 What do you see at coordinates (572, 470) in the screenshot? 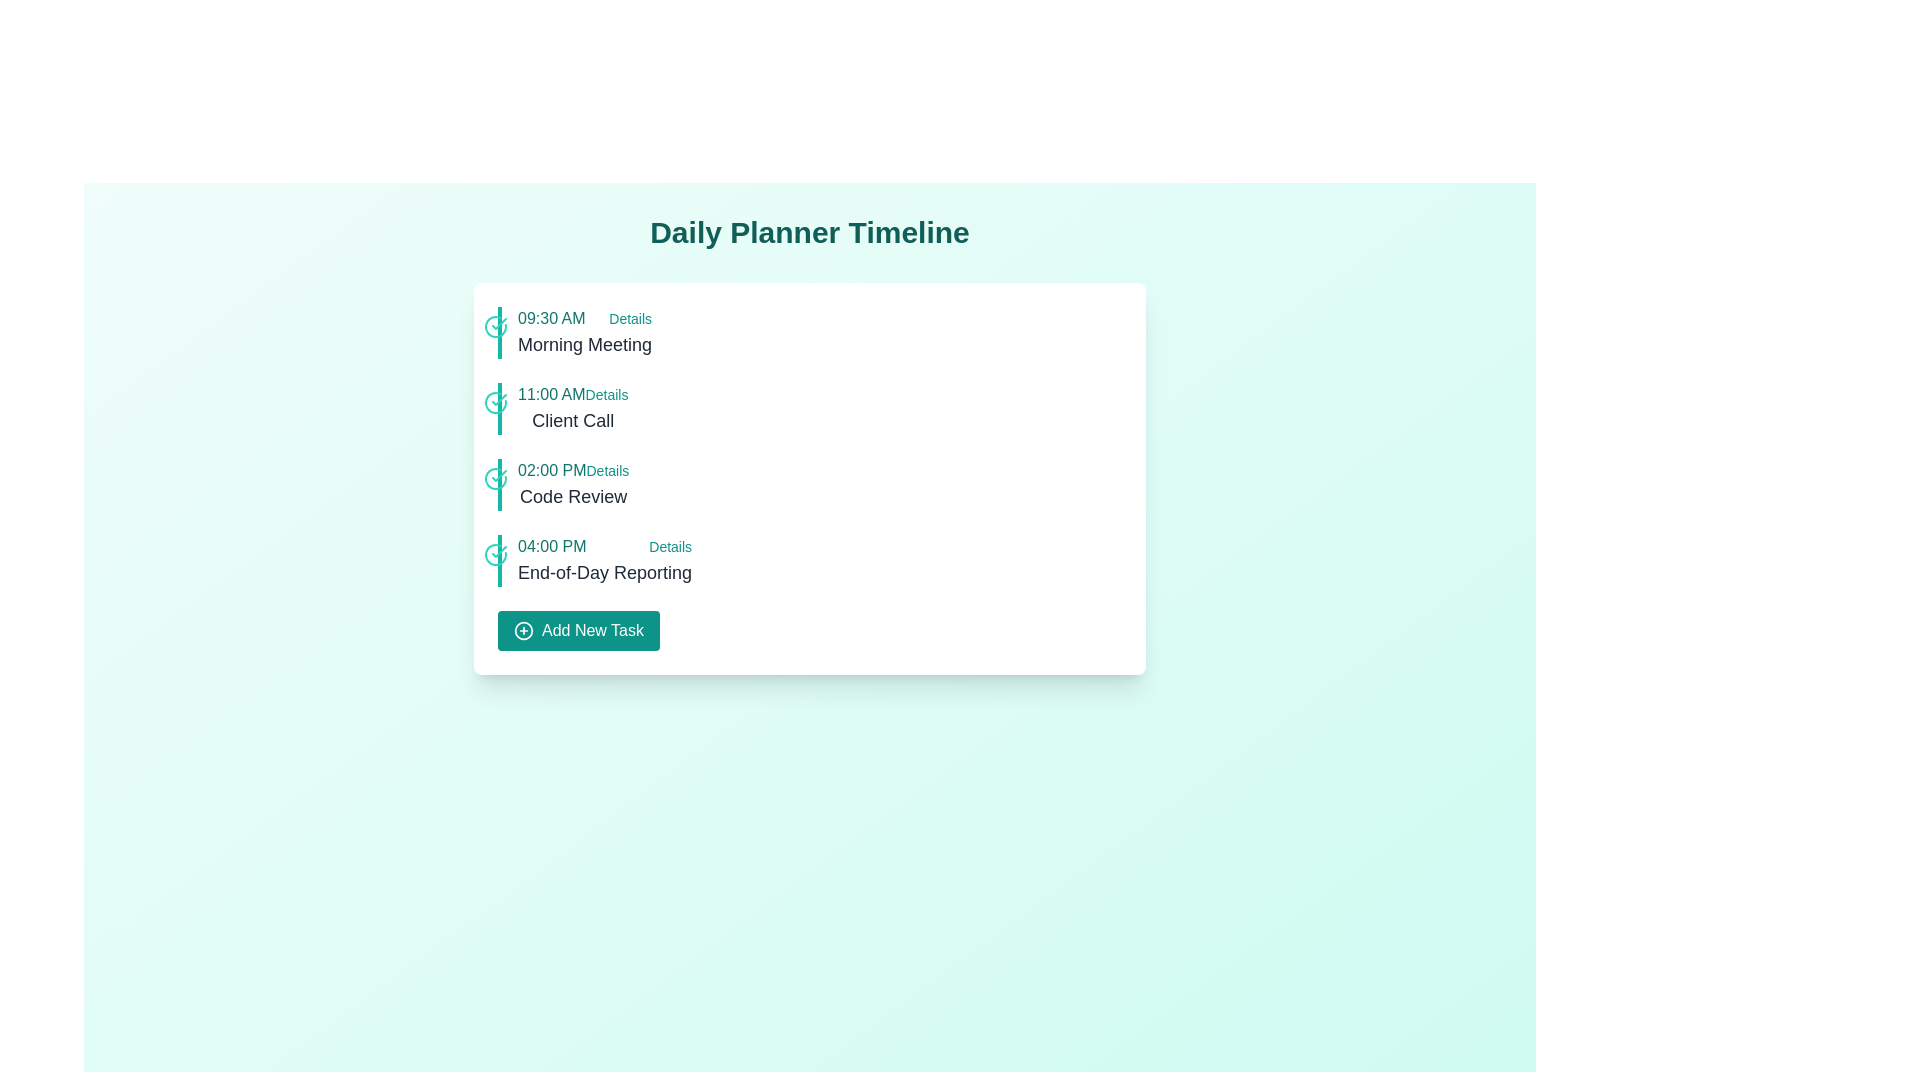
I see `the 'Details' text in the timeline interface, which is part of the third entry displaying '02:00 PM' on the left and 'Details' on the right` at bounding box center [572, 470].